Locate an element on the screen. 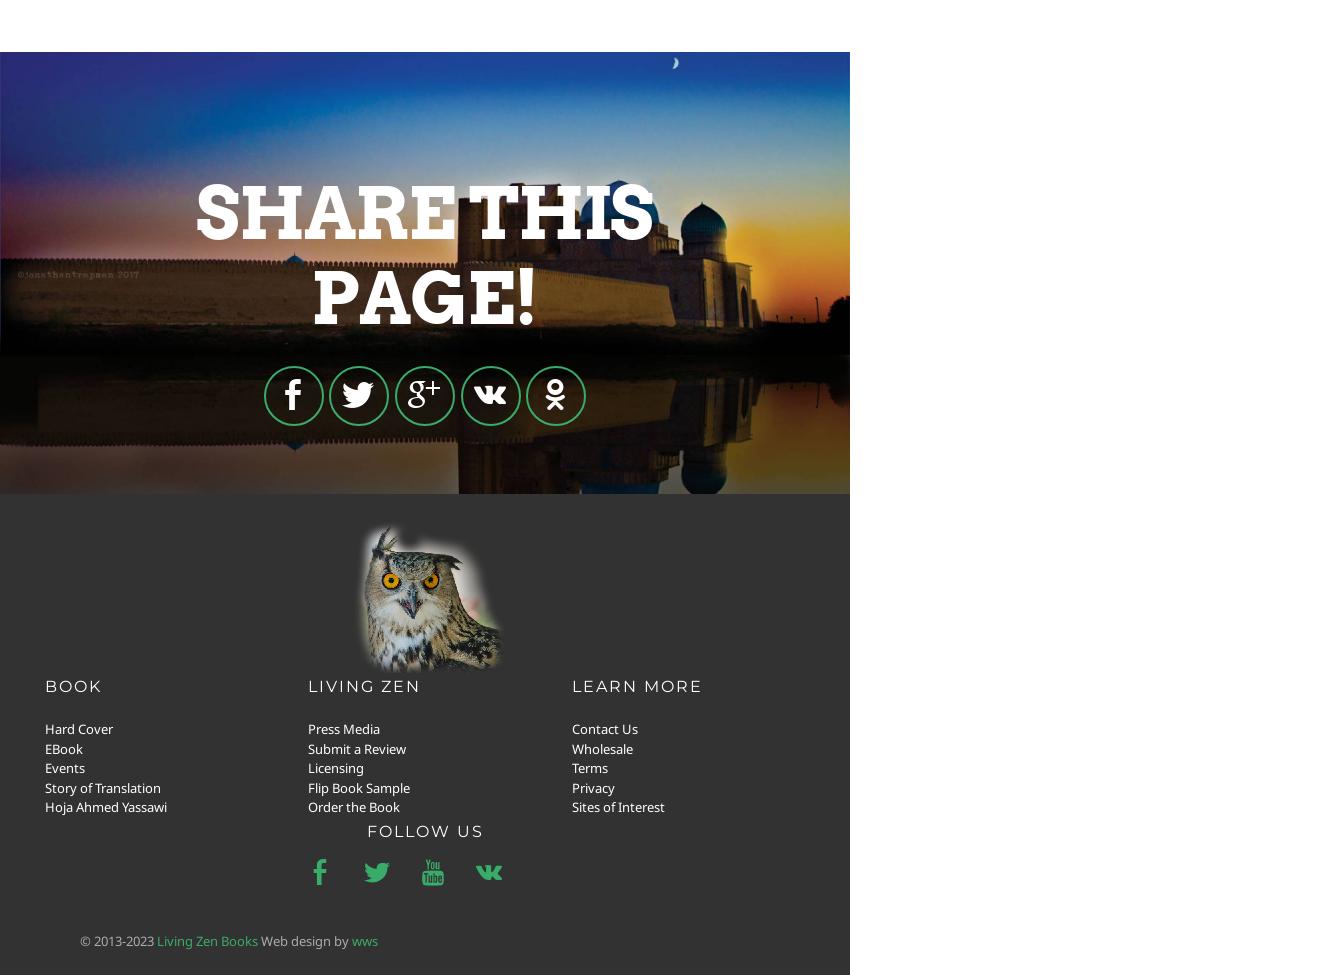 The image size is (1320, 975). 'Living Zen Books' is located at coordinates (207, 938).